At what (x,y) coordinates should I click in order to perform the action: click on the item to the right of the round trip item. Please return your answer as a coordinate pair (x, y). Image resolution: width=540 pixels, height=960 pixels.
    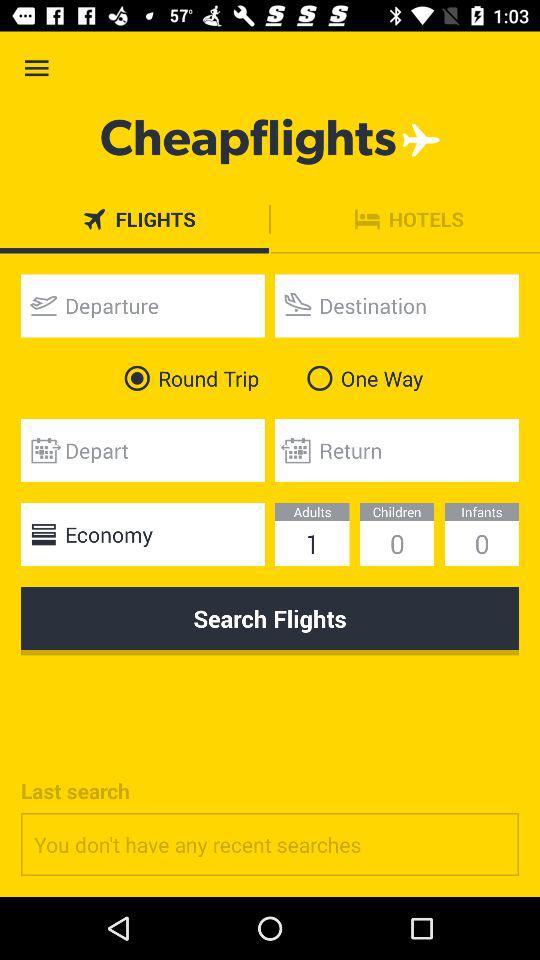
    Looking at the image, I should click on (360, 377).